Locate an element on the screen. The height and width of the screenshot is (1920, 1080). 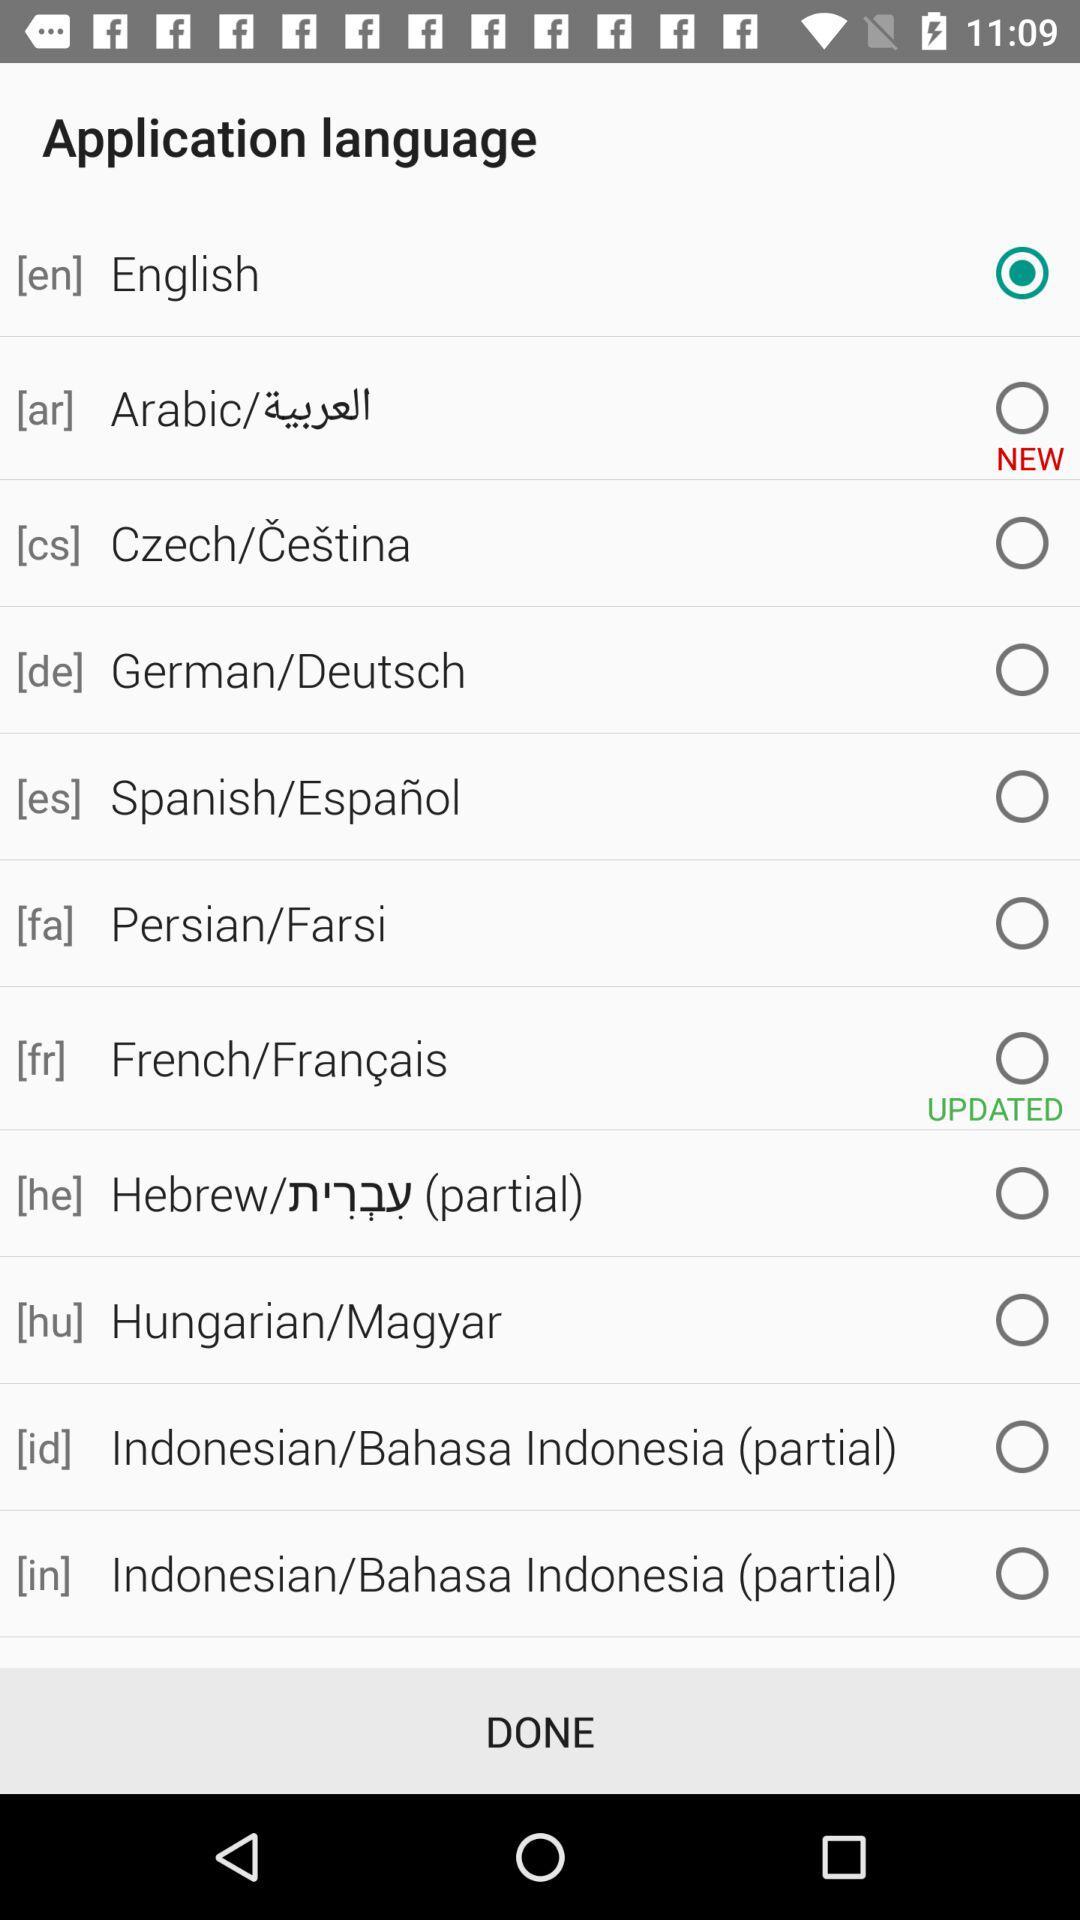
the icon to the left of indonesian bahasa indonesia icon is located at coordinates (46, 1572).